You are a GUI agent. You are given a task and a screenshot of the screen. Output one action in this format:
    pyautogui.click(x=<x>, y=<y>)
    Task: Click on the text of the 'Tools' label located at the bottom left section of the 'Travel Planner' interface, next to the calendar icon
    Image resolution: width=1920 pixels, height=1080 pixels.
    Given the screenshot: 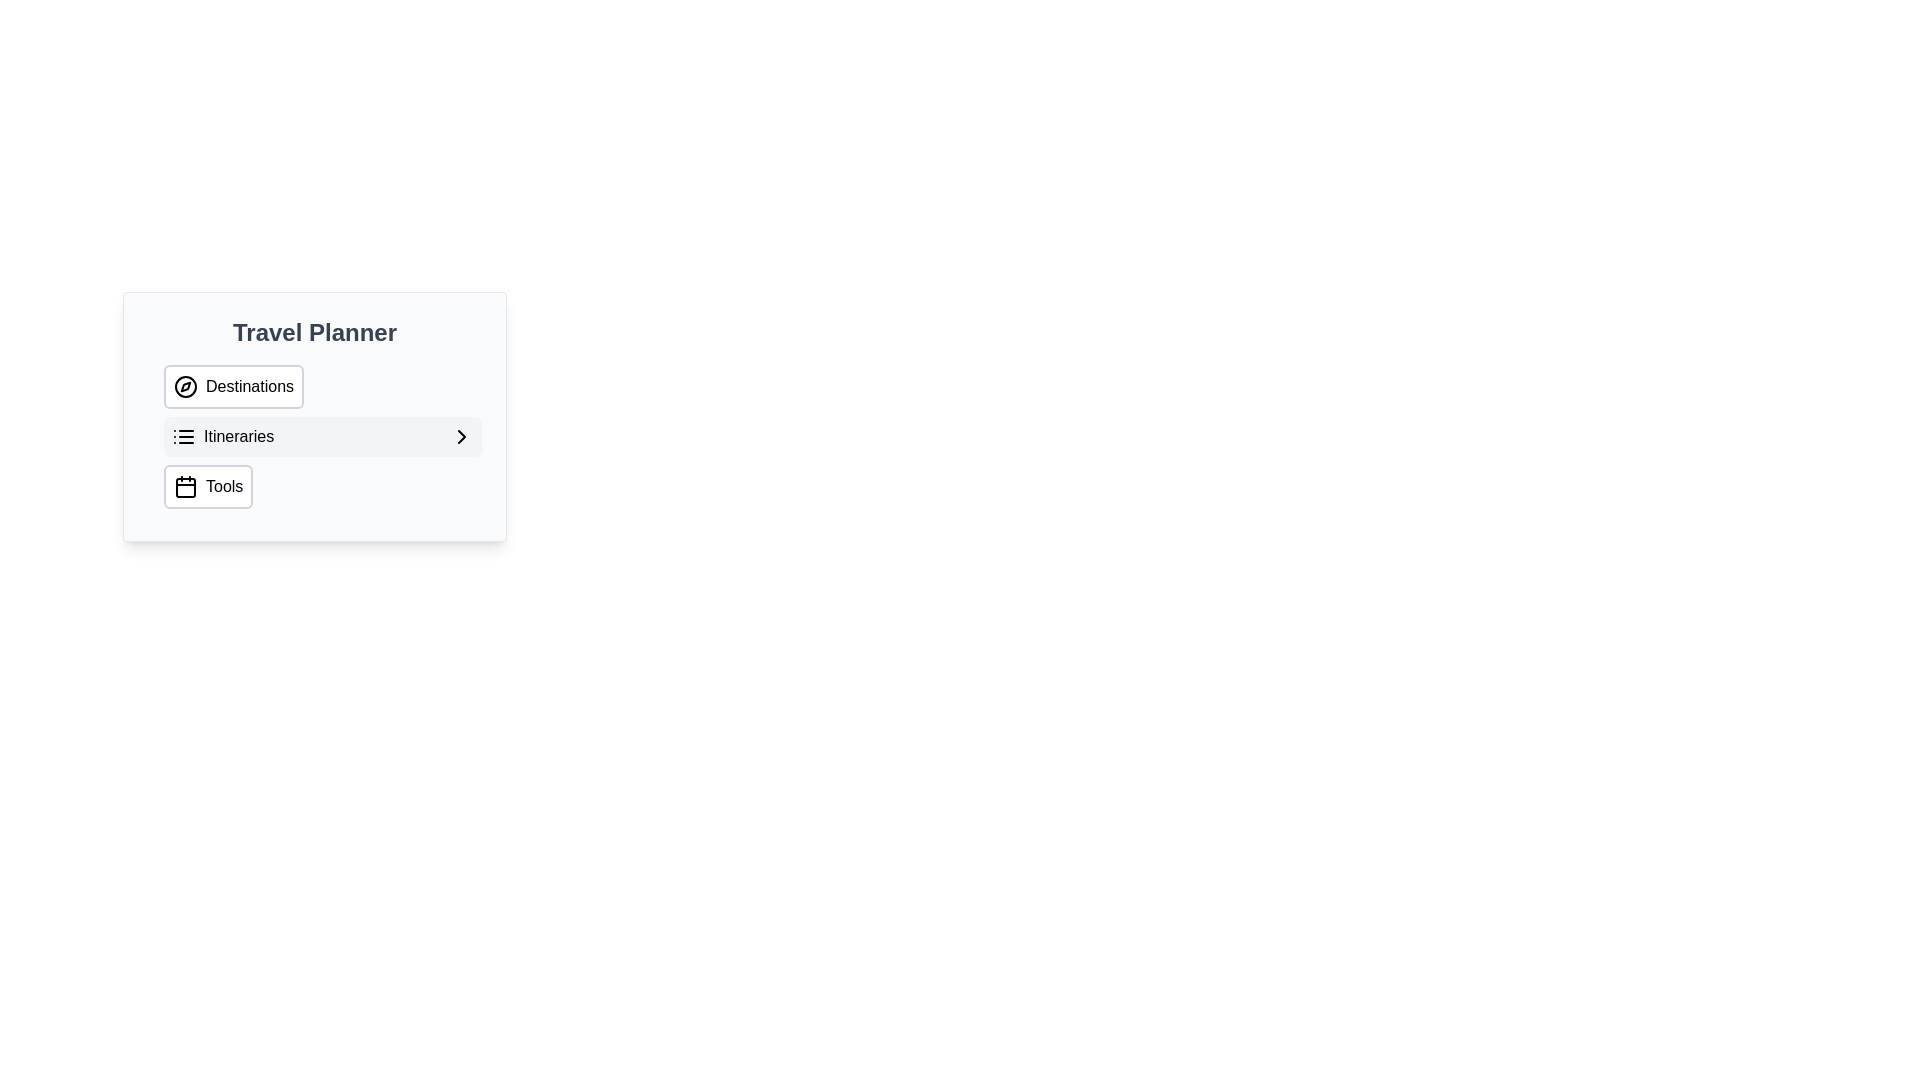 What is the action you would take?
    pyautogui.click(x=224, y=486)
    